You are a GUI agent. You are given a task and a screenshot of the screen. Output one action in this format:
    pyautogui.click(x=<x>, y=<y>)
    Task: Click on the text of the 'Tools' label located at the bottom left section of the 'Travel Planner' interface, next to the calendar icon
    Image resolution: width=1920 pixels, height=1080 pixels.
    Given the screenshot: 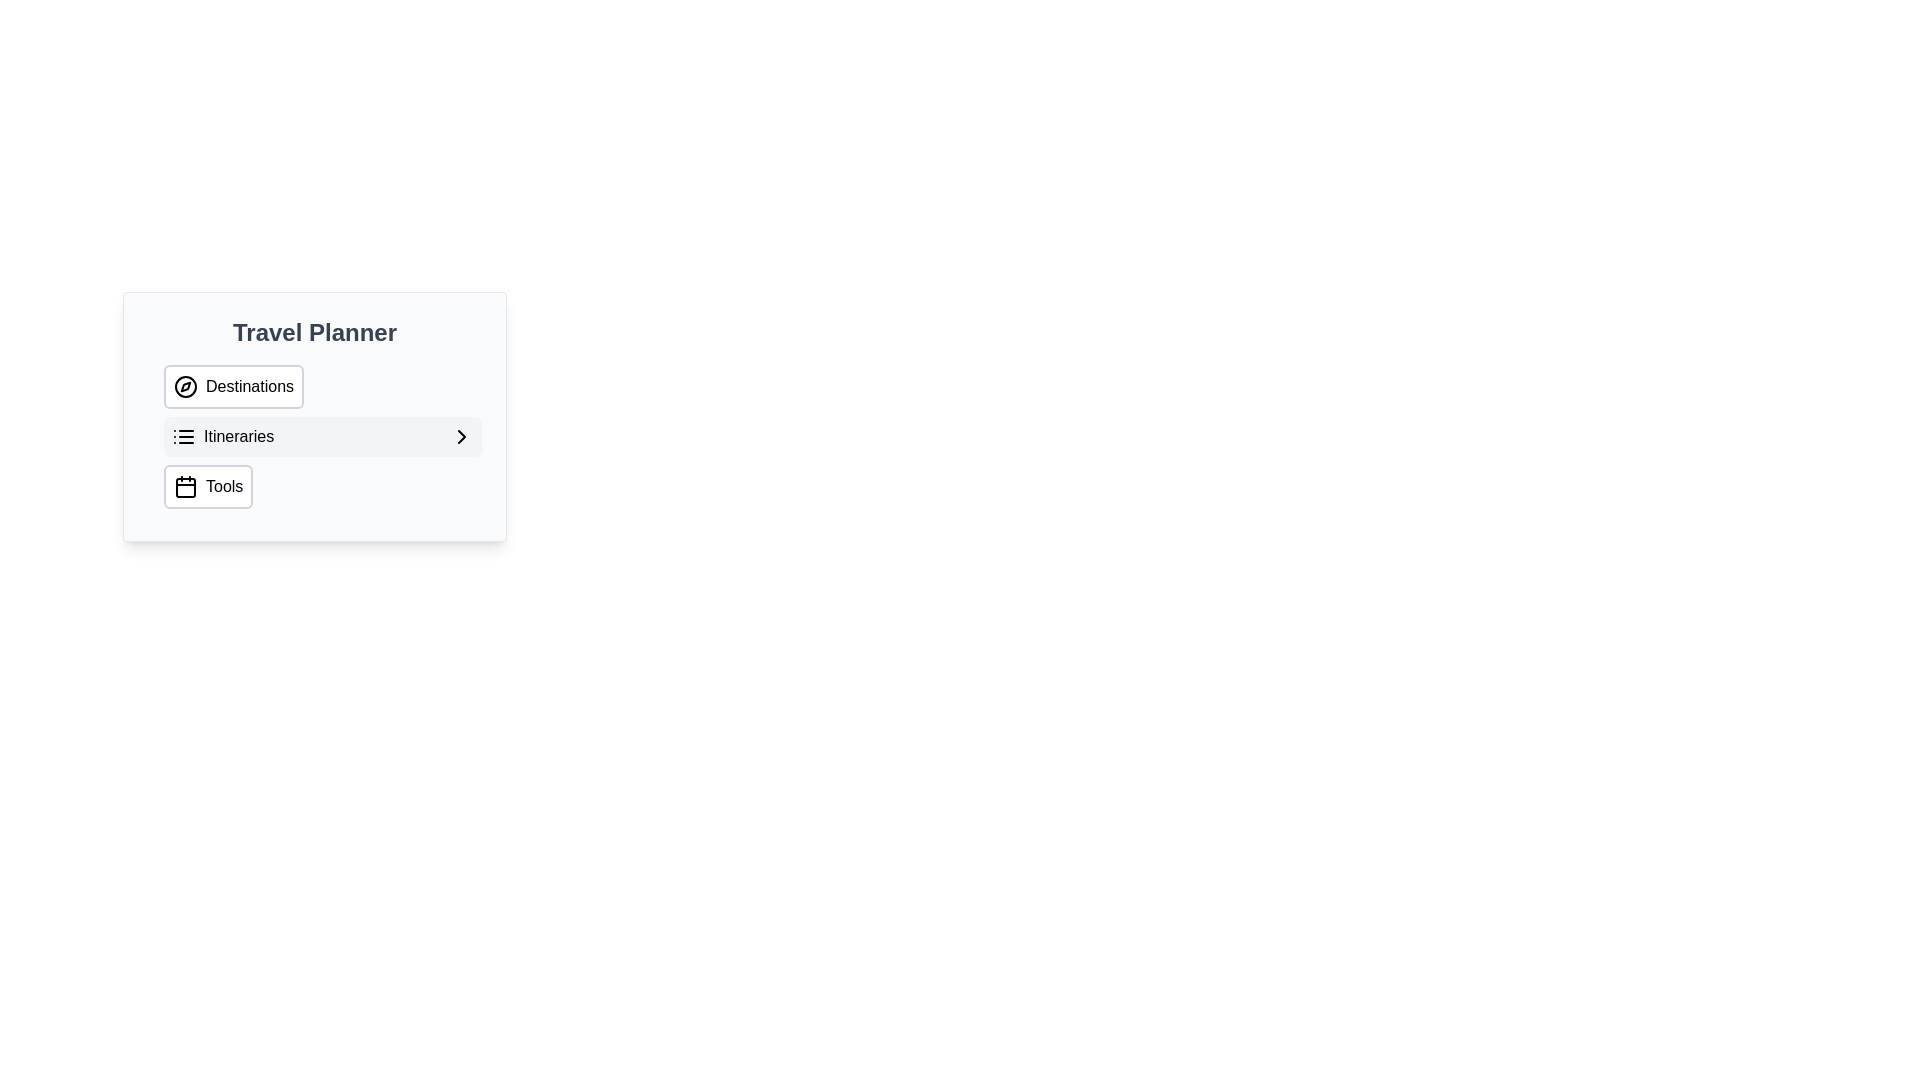 What is the action you would take?
    pyautogui.click(x=224, y=486)
    